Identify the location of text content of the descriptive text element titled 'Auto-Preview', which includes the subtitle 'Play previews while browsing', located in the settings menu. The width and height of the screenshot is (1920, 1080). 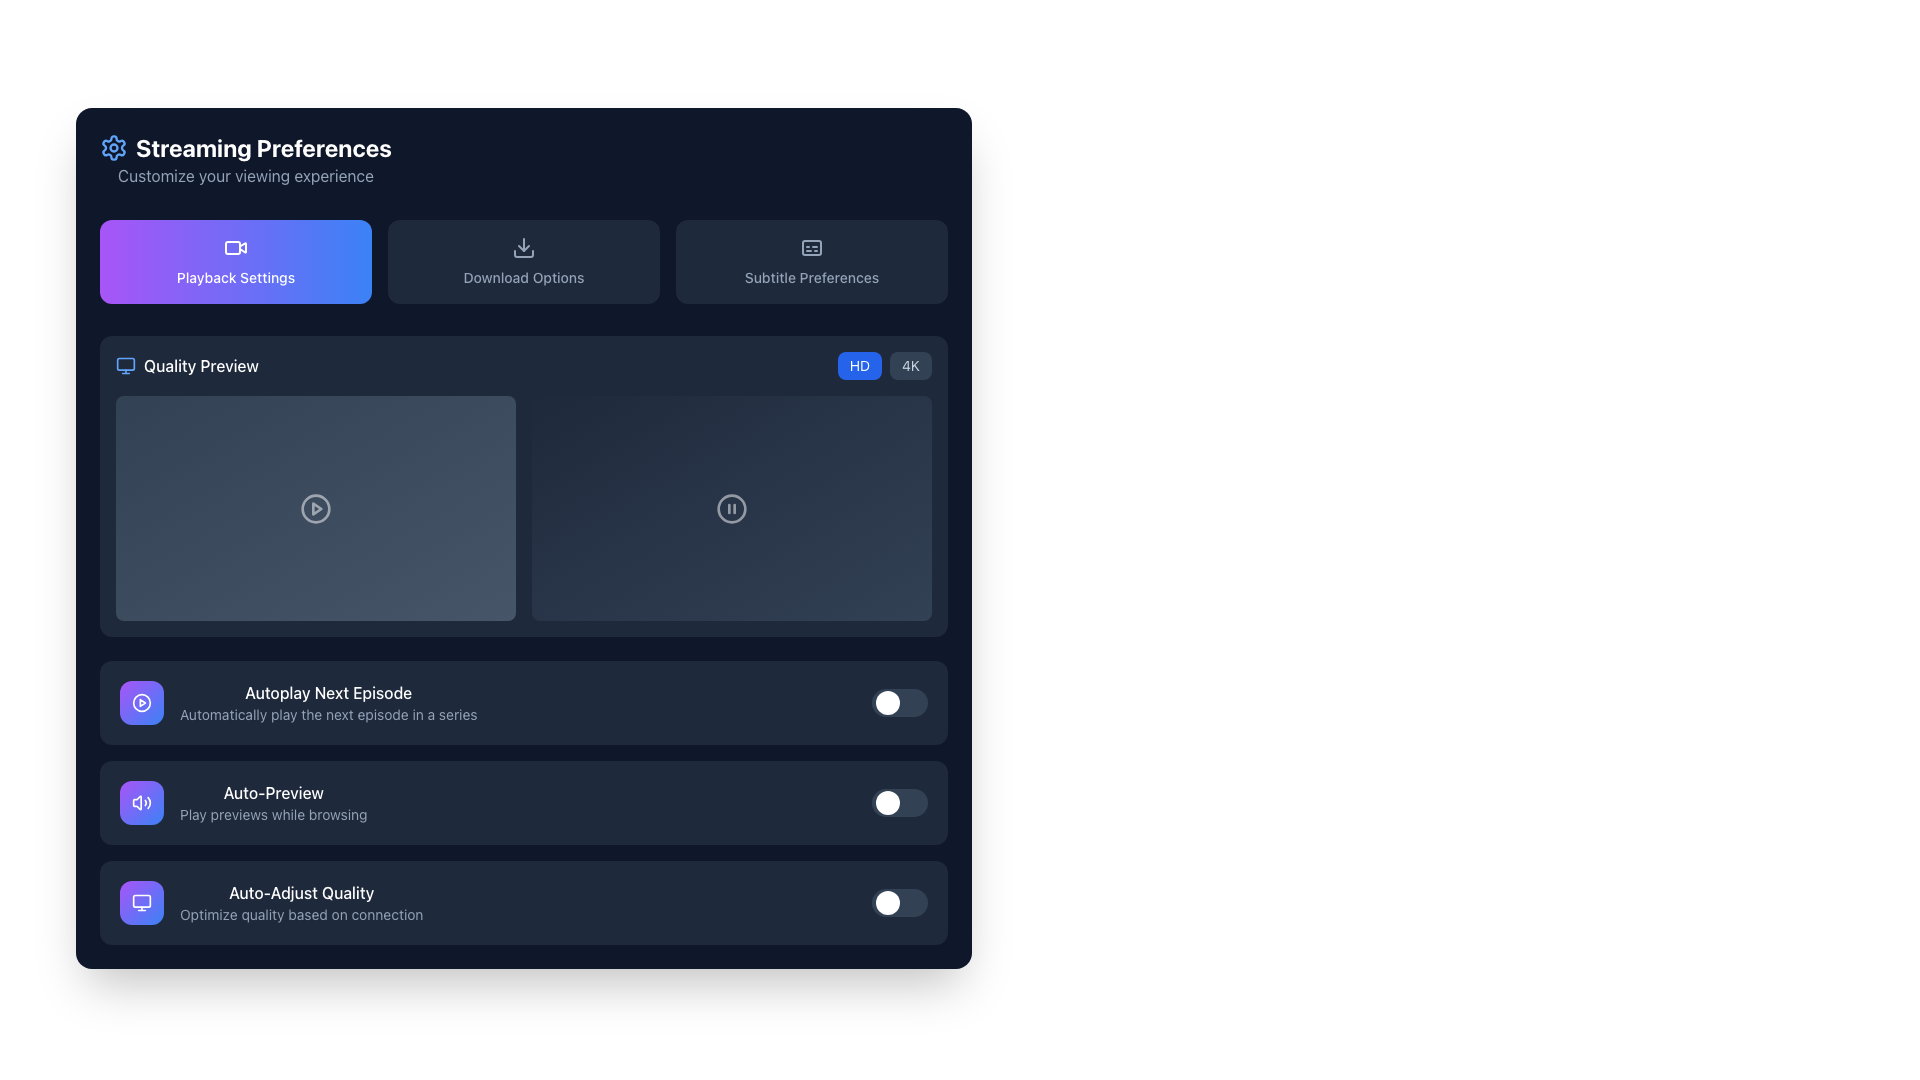
(272, 801).